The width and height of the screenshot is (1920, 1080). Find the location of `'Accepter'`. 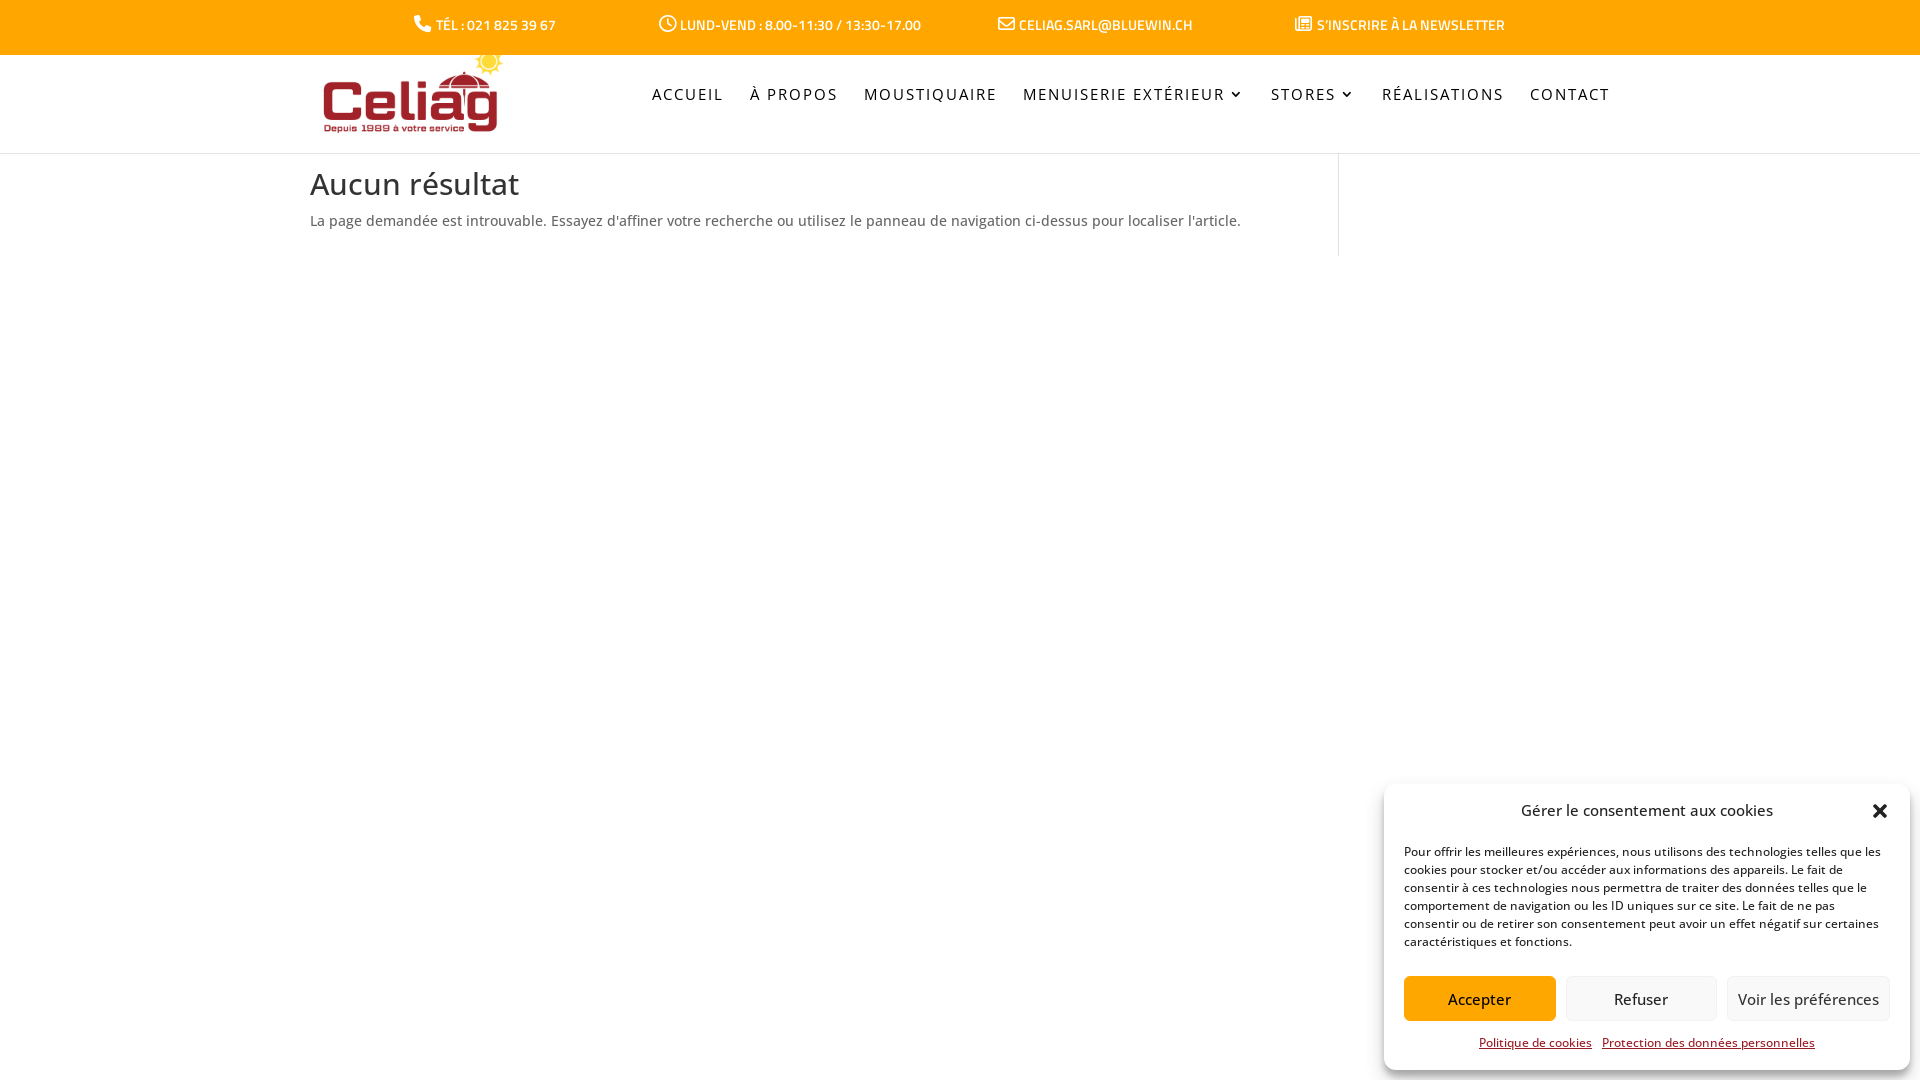

'Accepter' is located at coordinates (1402, 998).